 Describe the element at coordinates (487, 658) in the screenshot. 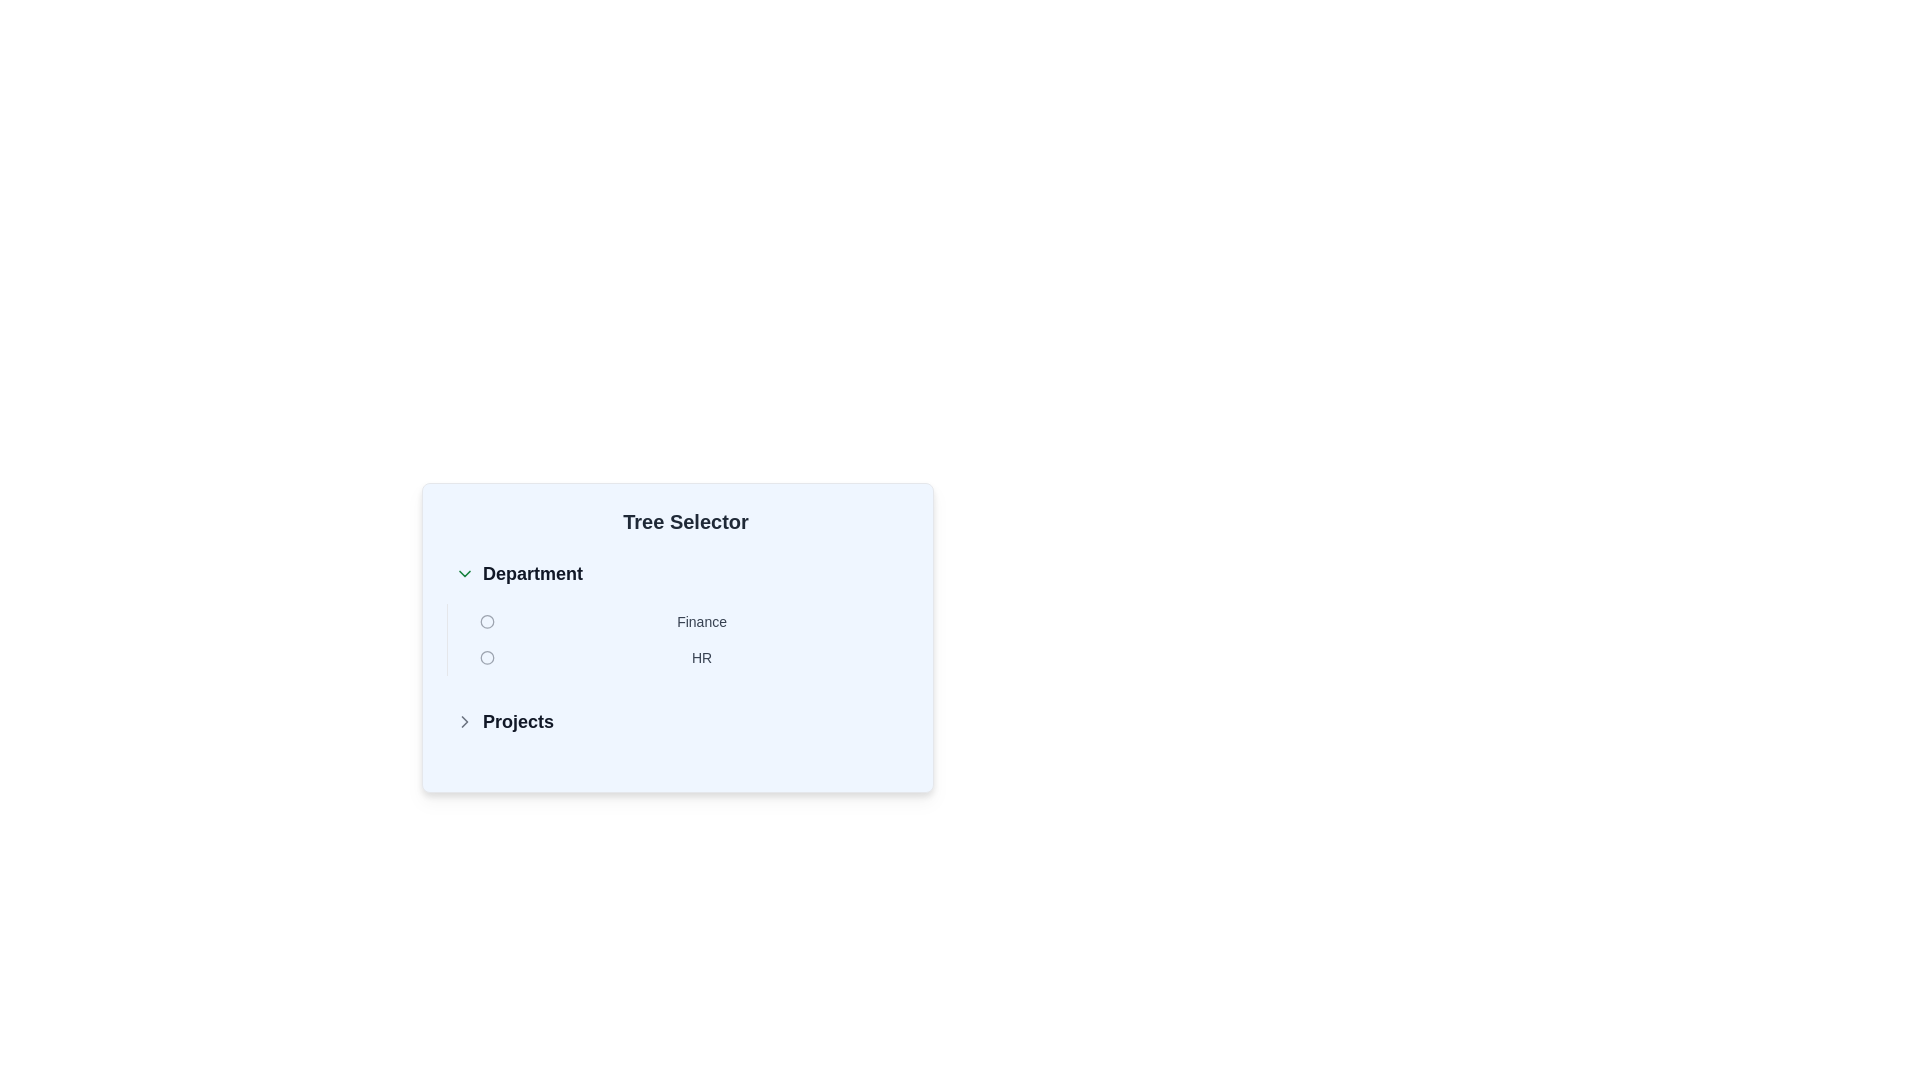

I see `the selection marker icon located to the left of the 'HR' text in the expandable list under the 'Department' category` at that location.